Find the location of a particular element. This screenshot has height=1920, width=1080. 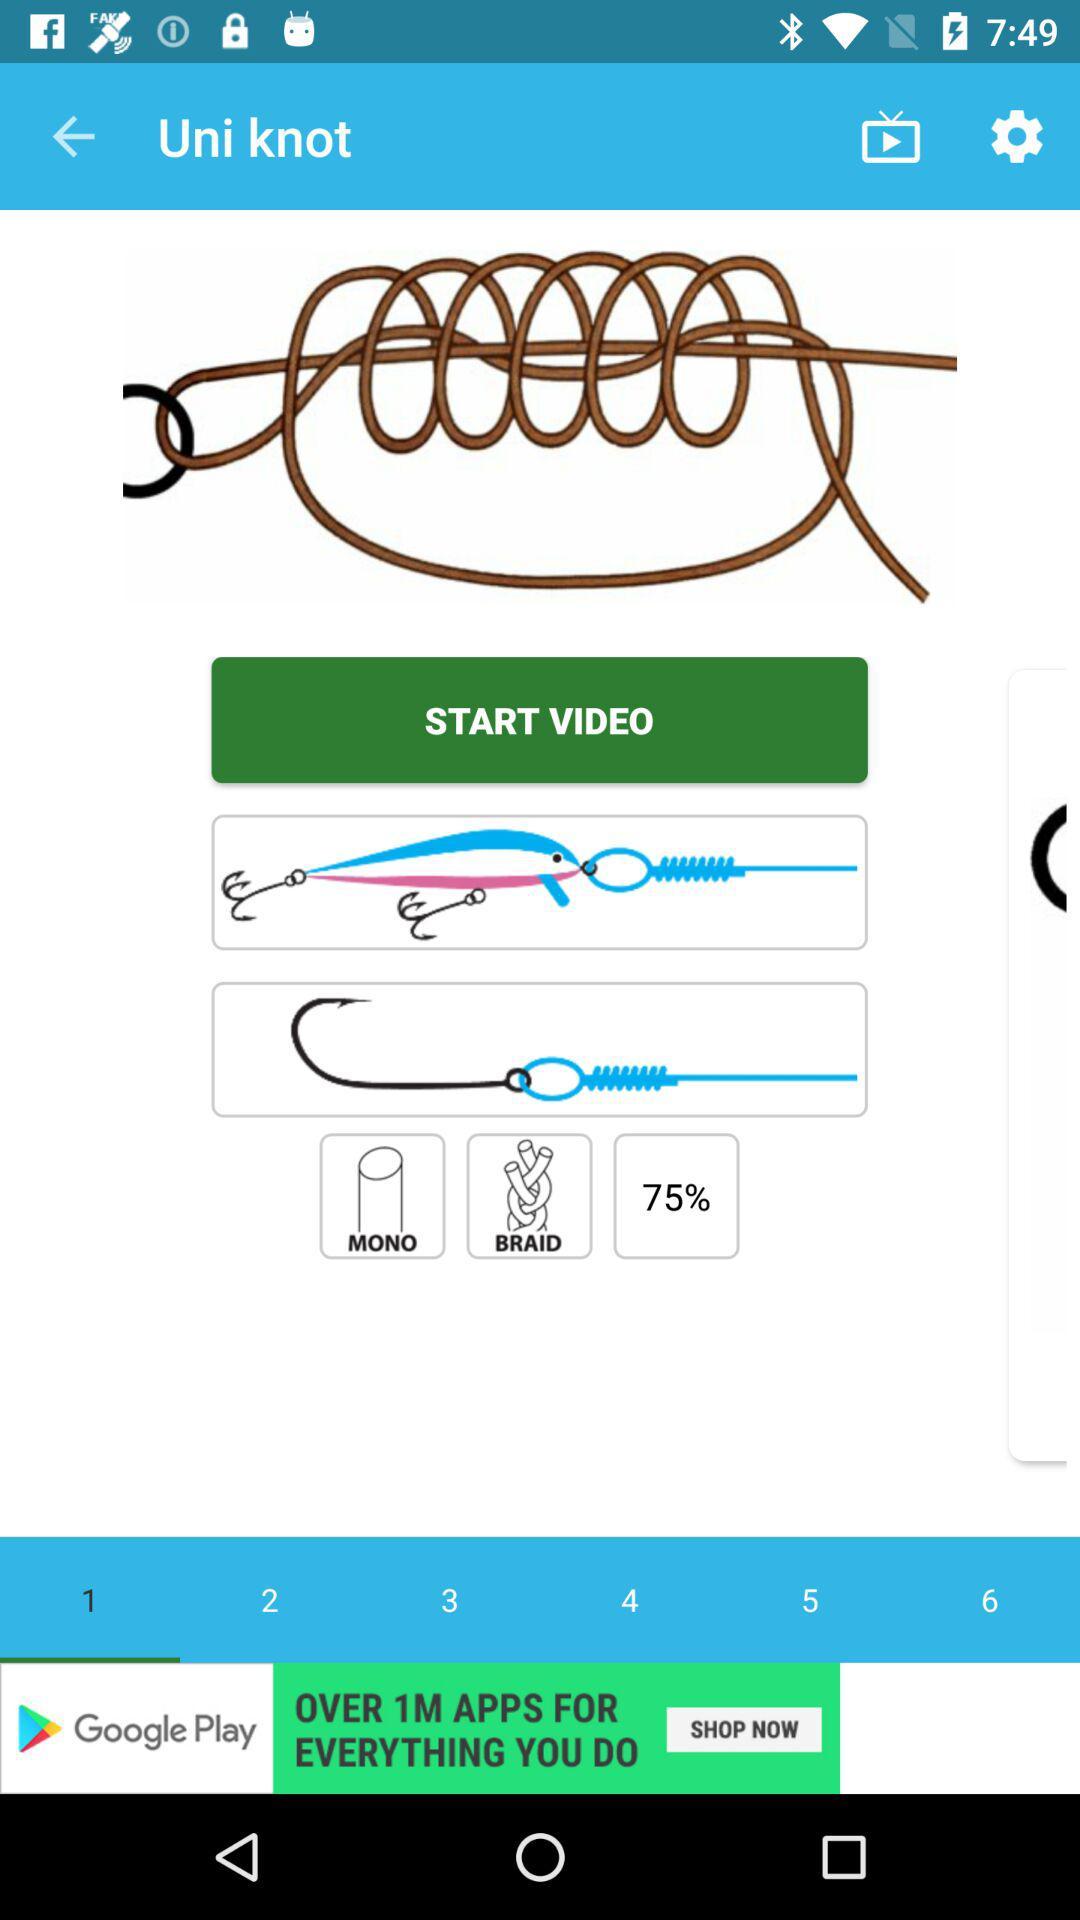

banner advertisement is located at coordinates (540, 1727).